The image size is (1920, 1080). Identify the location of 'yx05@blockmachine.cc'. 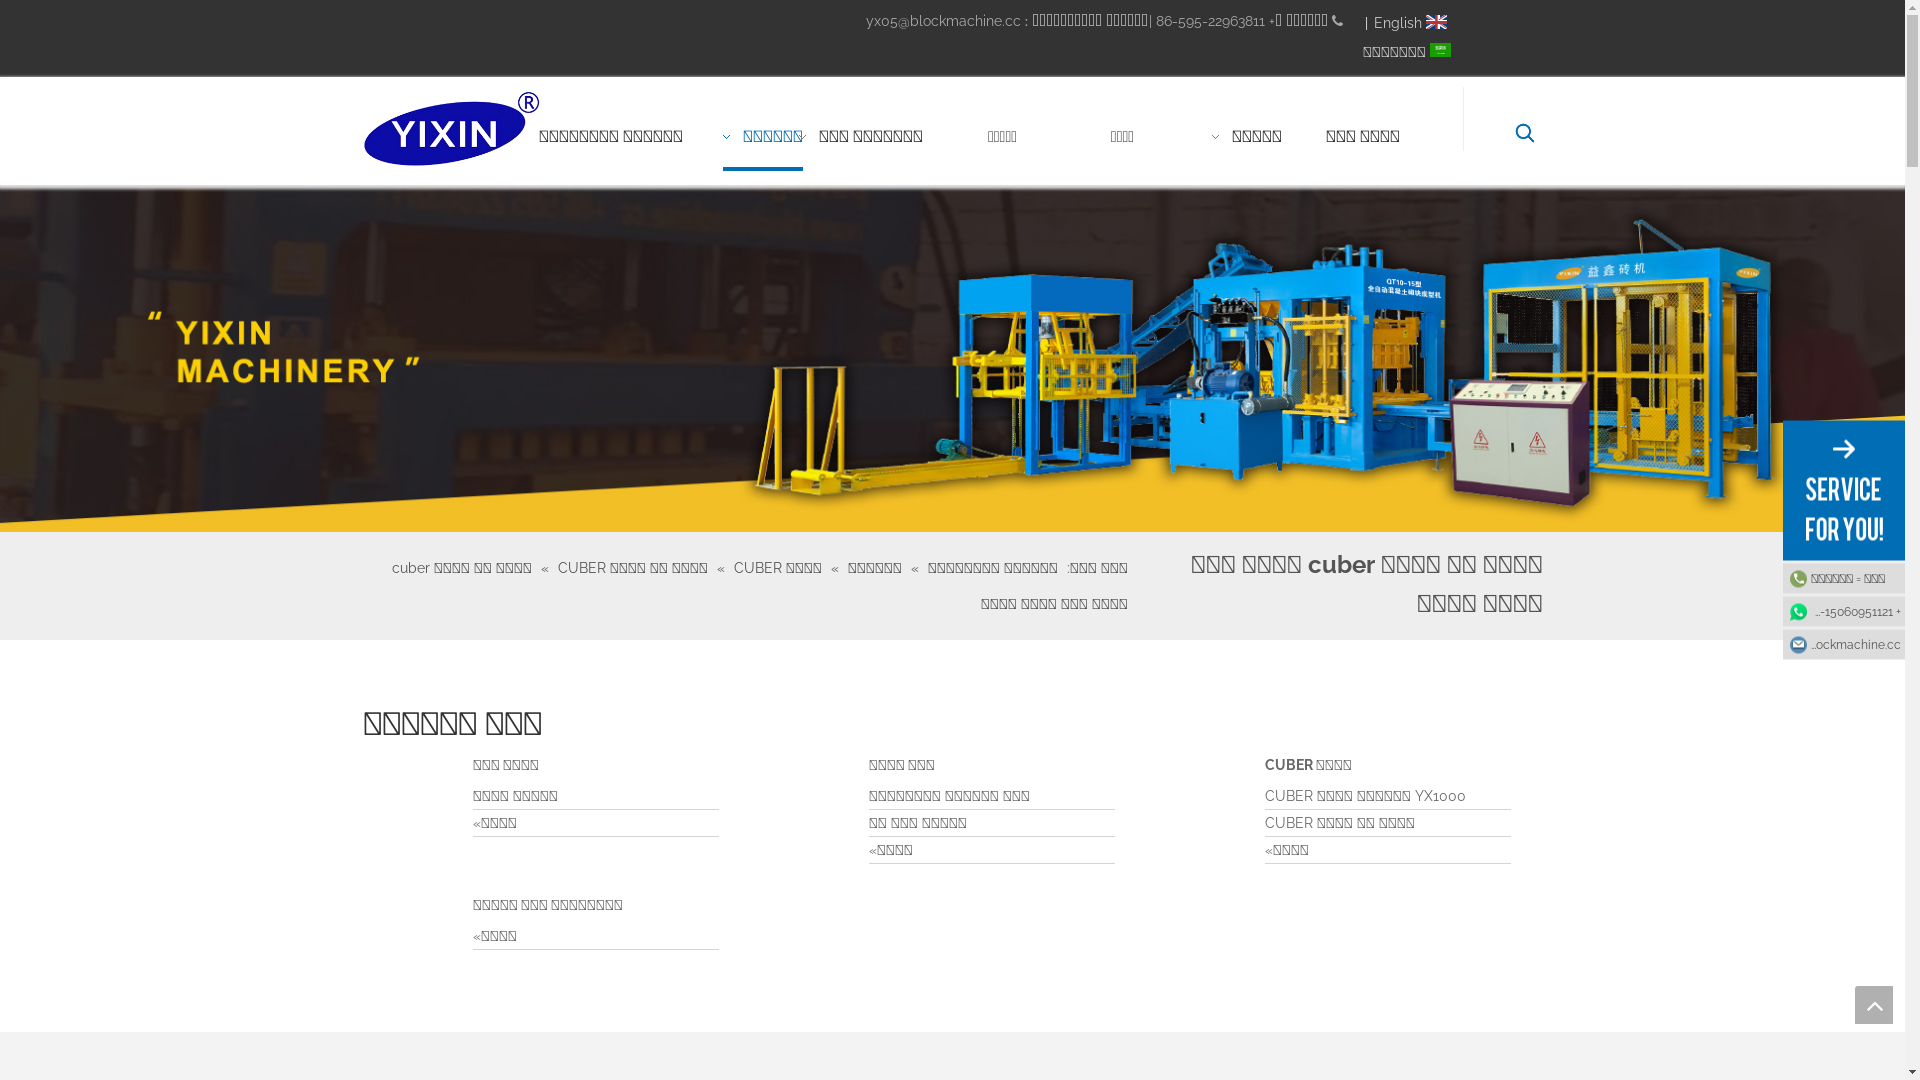
(1842, 644).